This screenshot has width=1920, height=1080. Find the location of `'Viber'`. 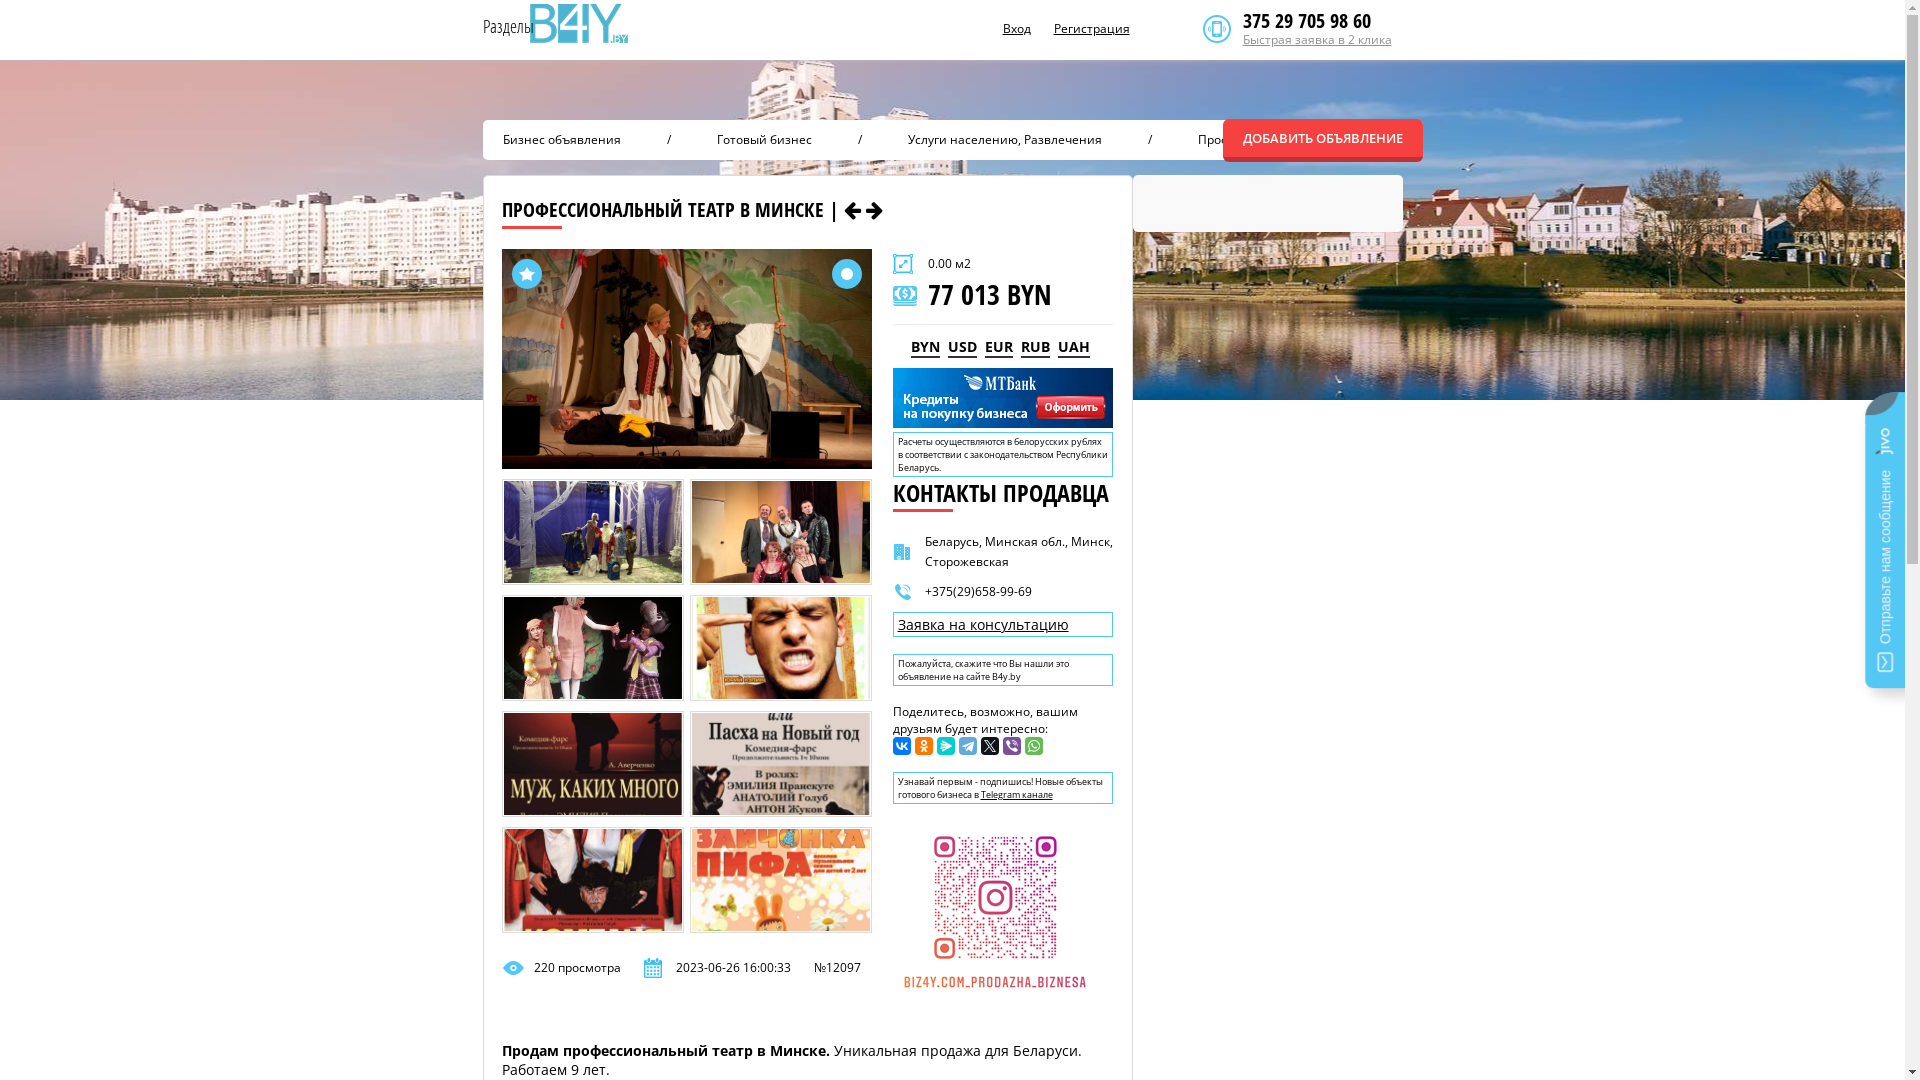

'Viber' is located at coordinates (1011, 745).